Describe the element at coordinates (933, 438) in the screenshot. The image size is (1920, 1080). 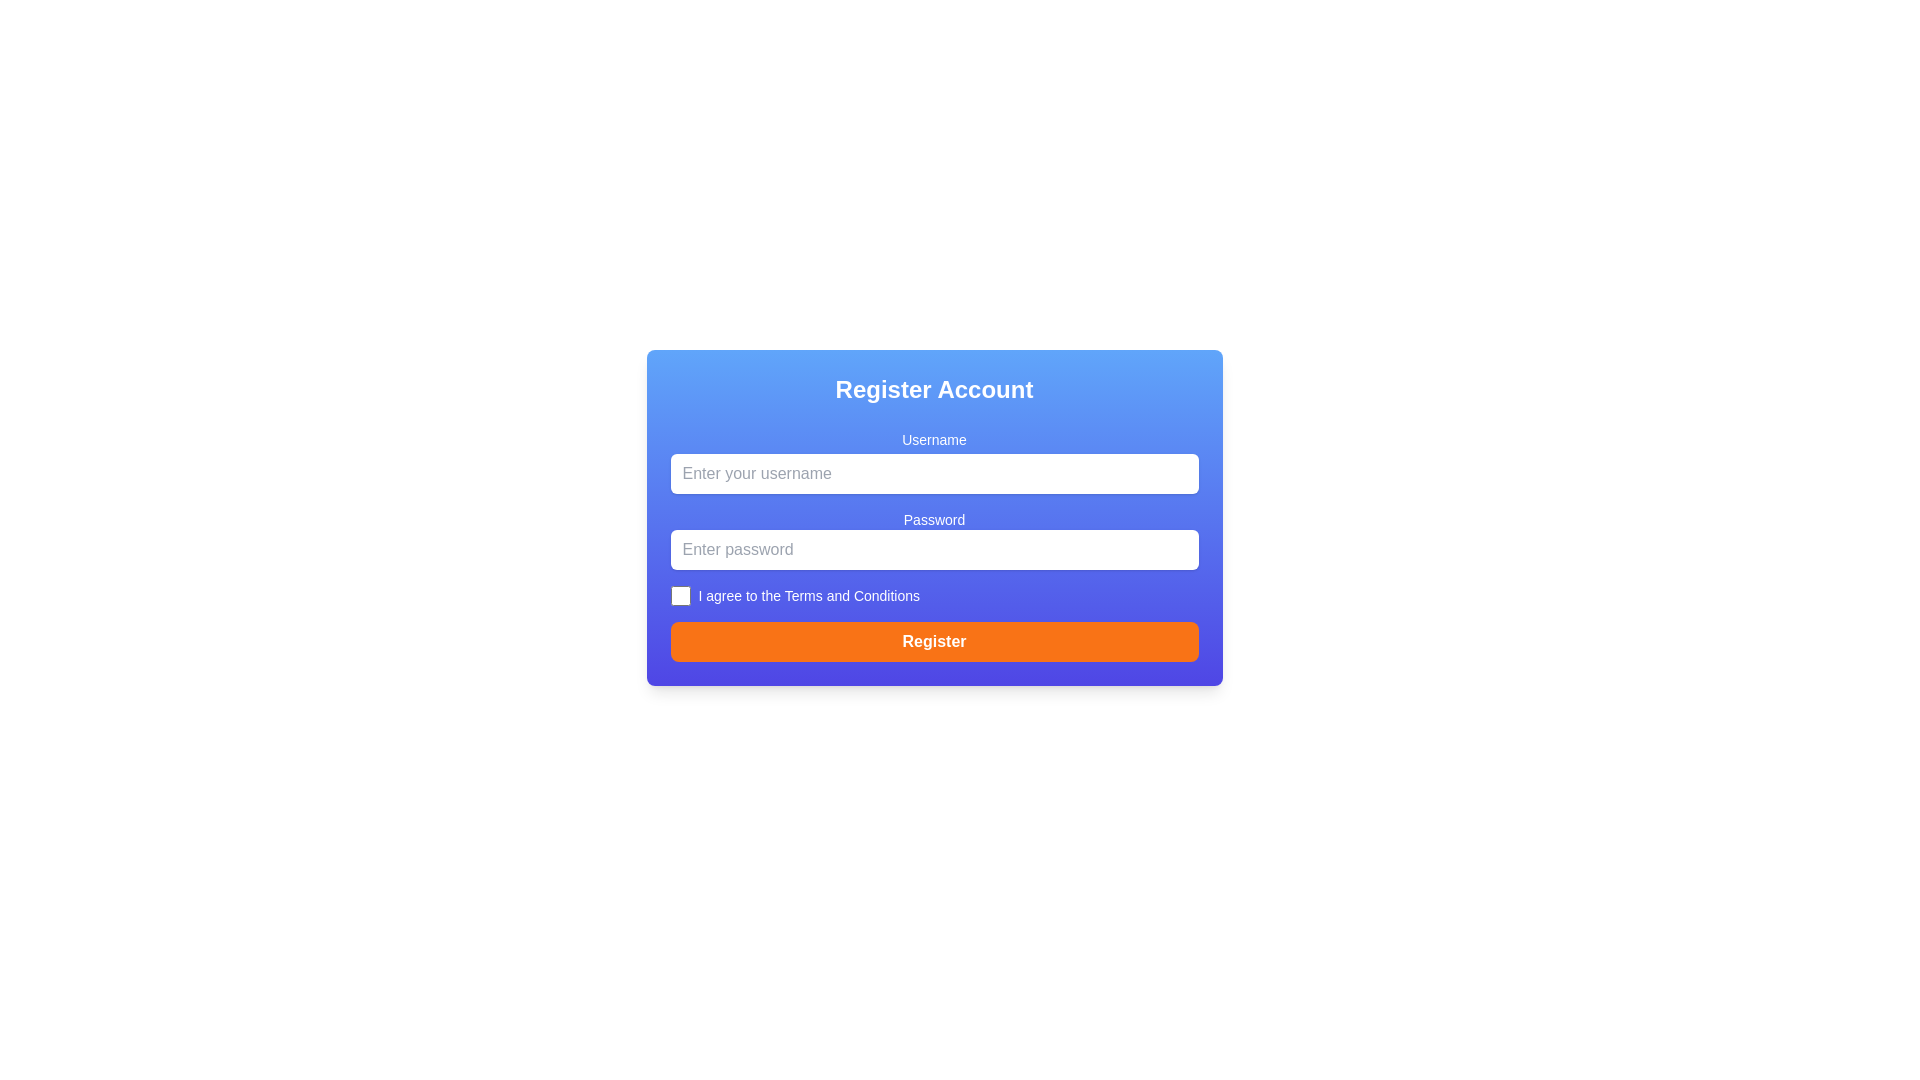
I see `the Text label indicating the username input field in the blue registration panel` at that location.